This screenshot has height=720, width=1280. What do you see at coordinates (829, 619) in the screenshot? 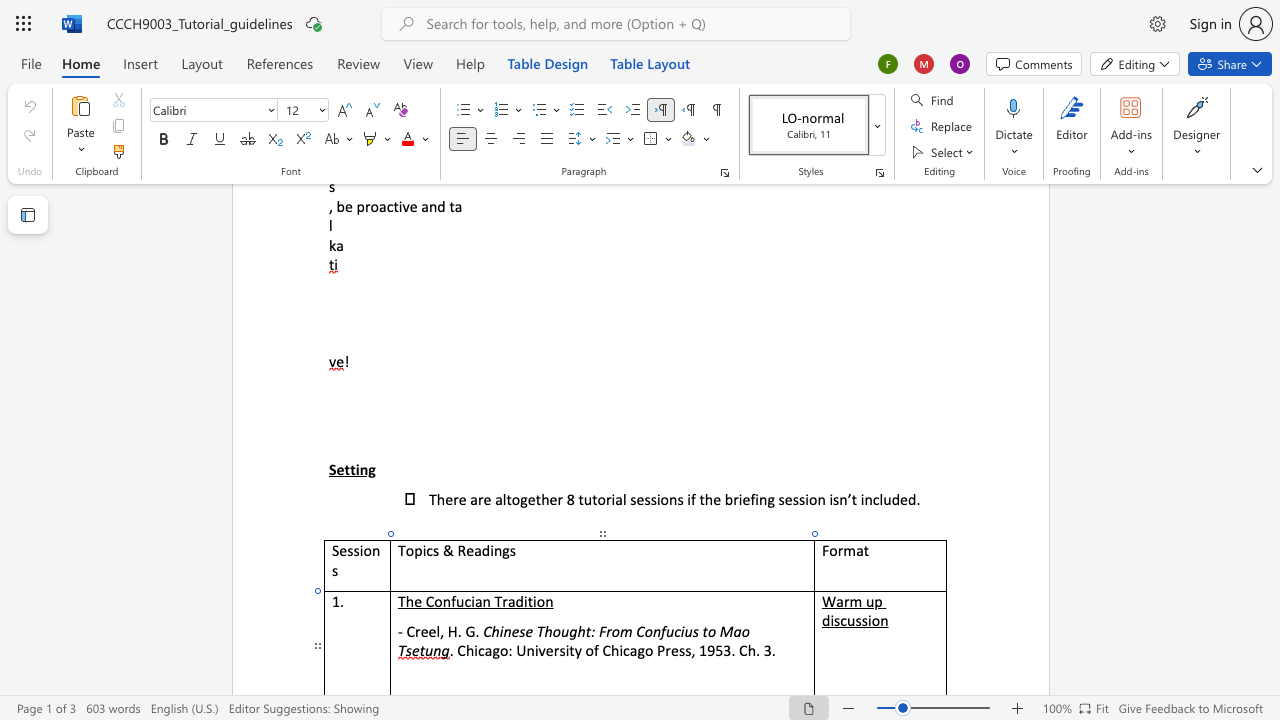
I see `the space between the continuous character "d" and "i" in the text` at bounding box center [829, 619].